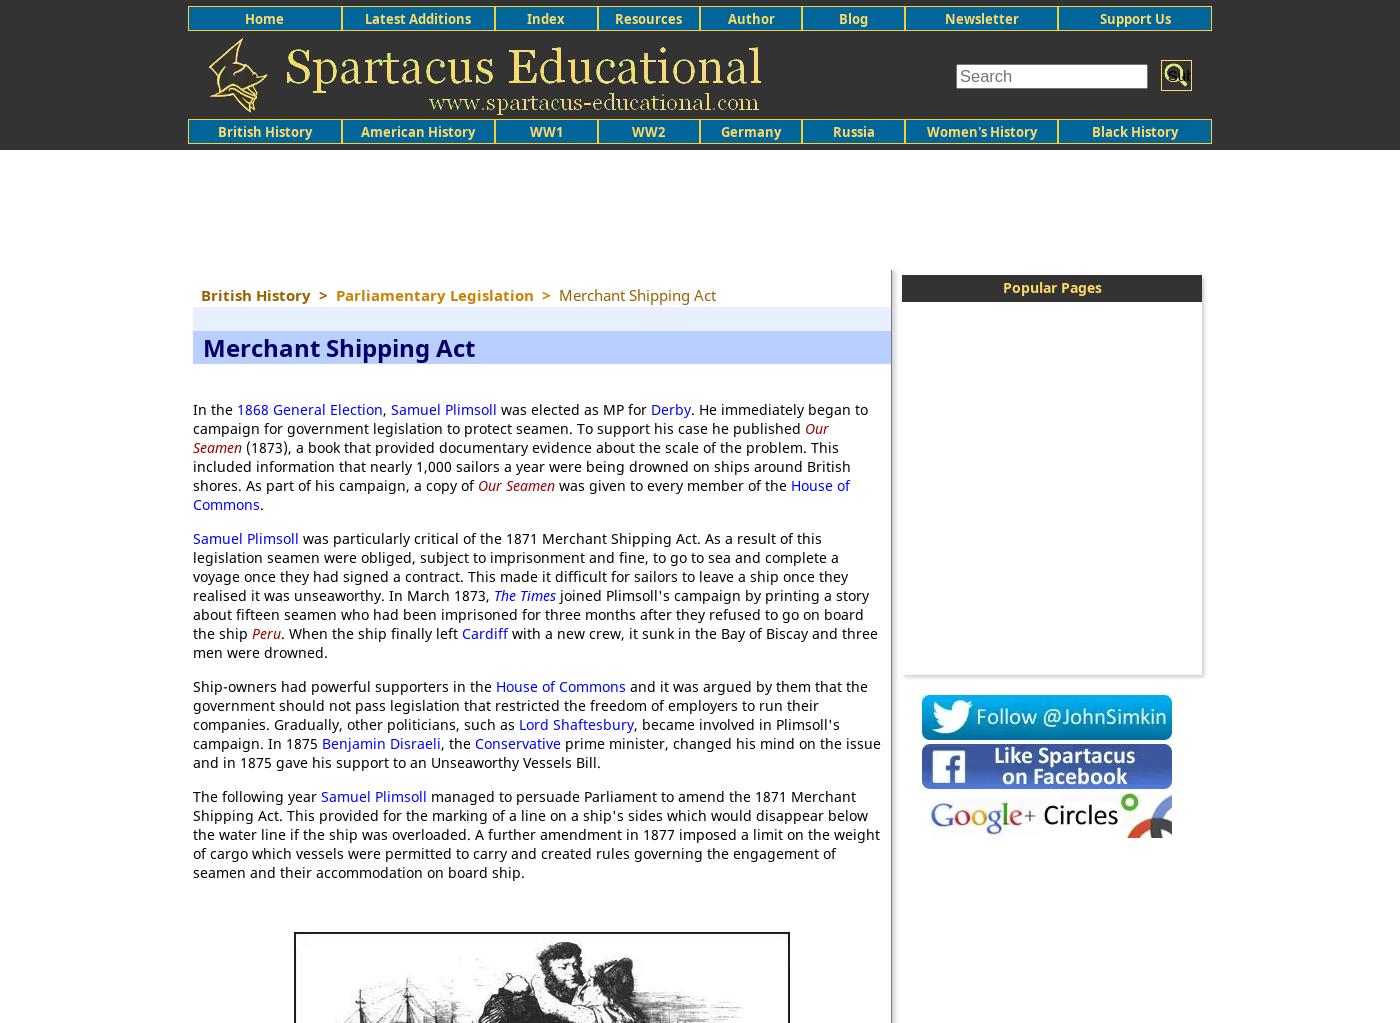  Describe the element at coordinates (531, 613) in the screenshot. I see `'joined Plimsoll's campaign by printing a story about fifteen seamen who had been imprisoned for three months after they refused to go on board the ship'` at that location.